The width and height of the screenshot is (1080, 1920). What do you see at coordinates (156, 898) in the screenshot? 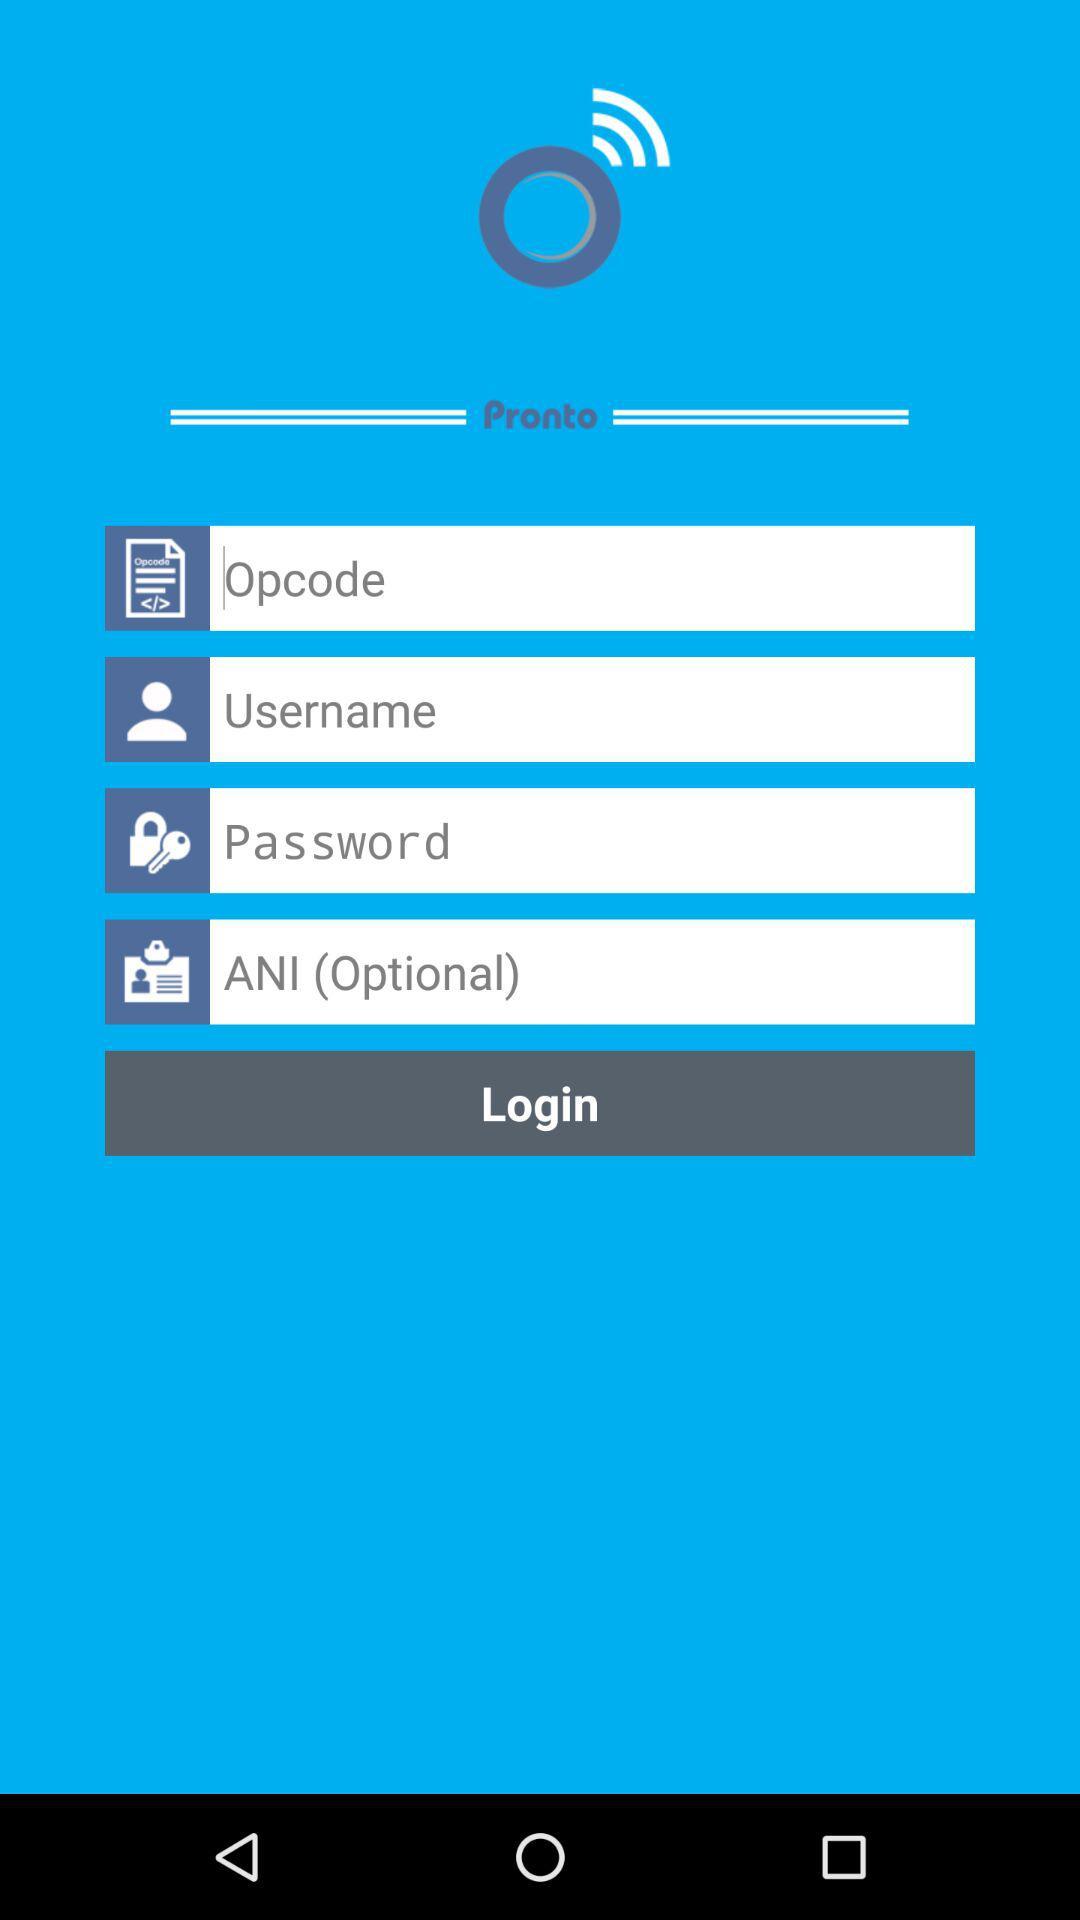
I see `the lock icon` at bounding box center [156, 898].